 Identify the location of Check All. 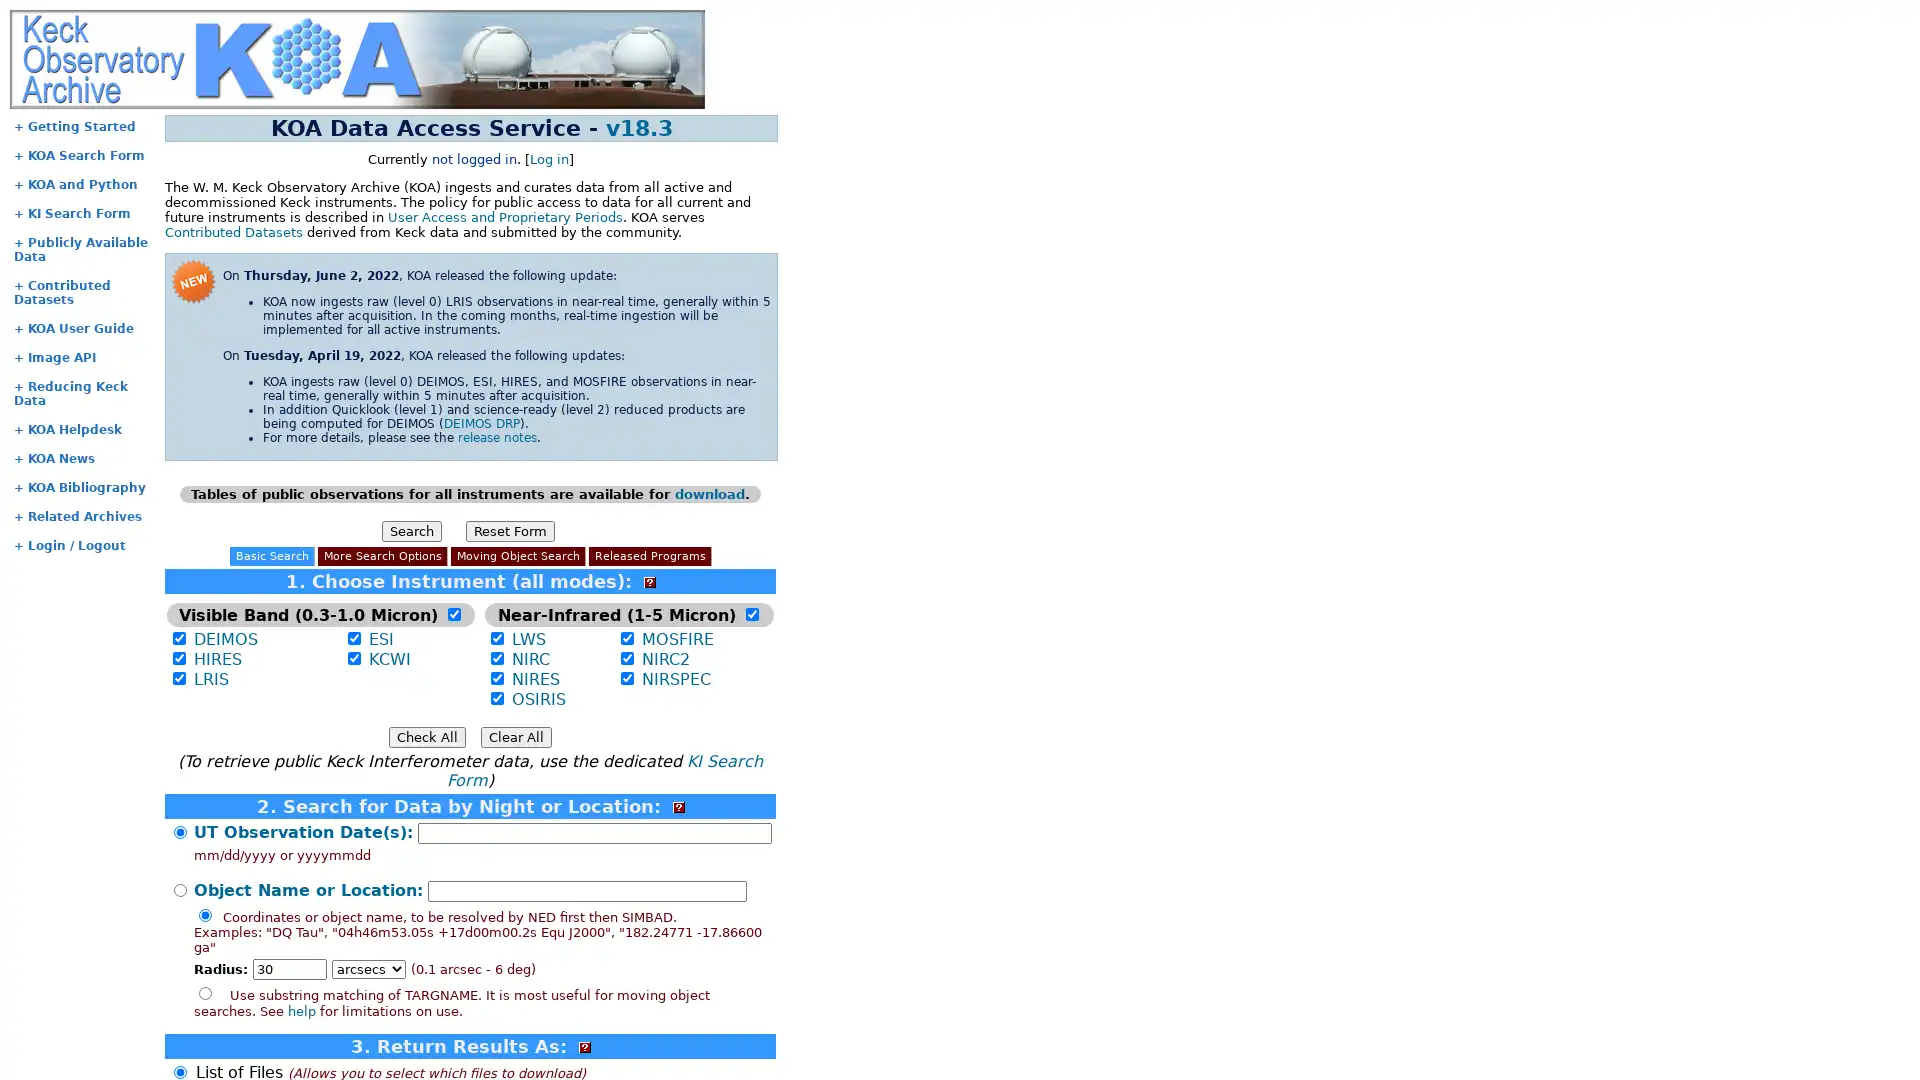
(426, 736).